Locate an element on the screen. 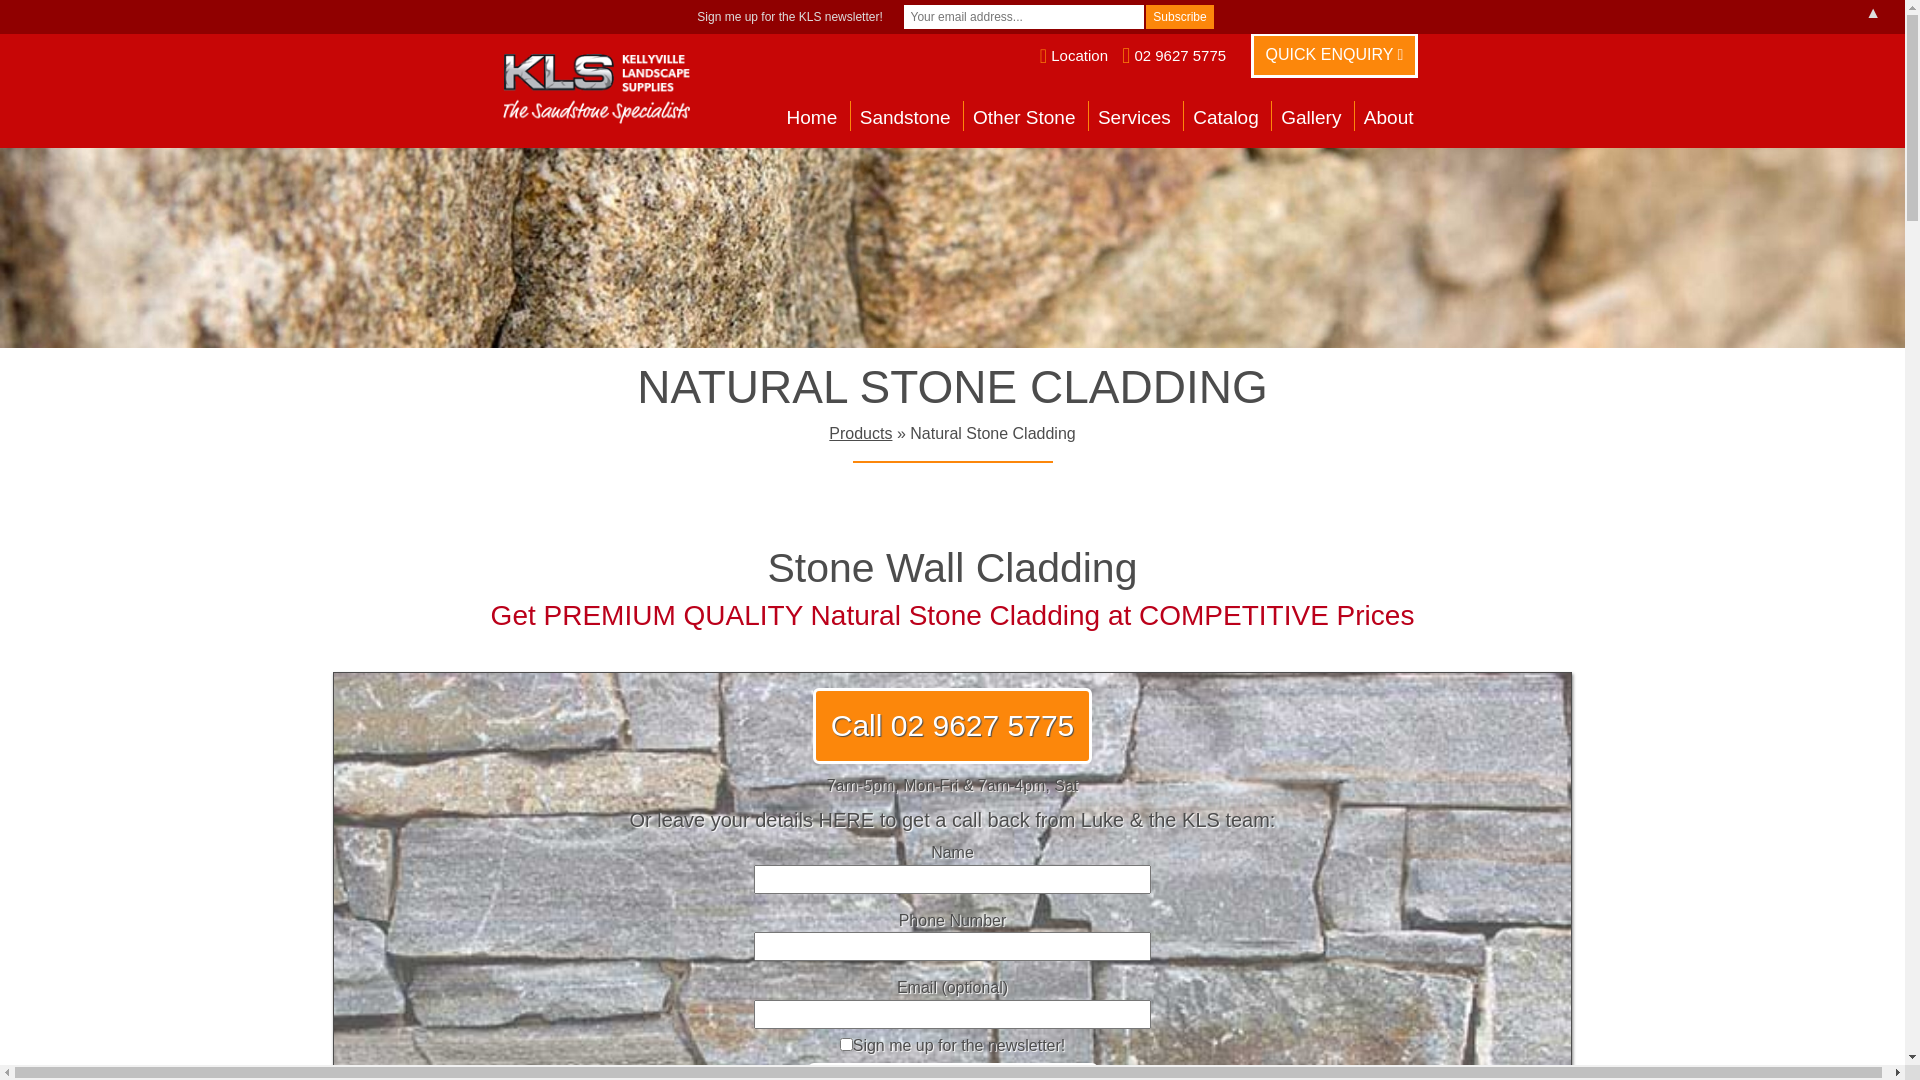 This screenshot has height=1080, width=1920. 'Catalog' is located at coordinates (1224, 120).